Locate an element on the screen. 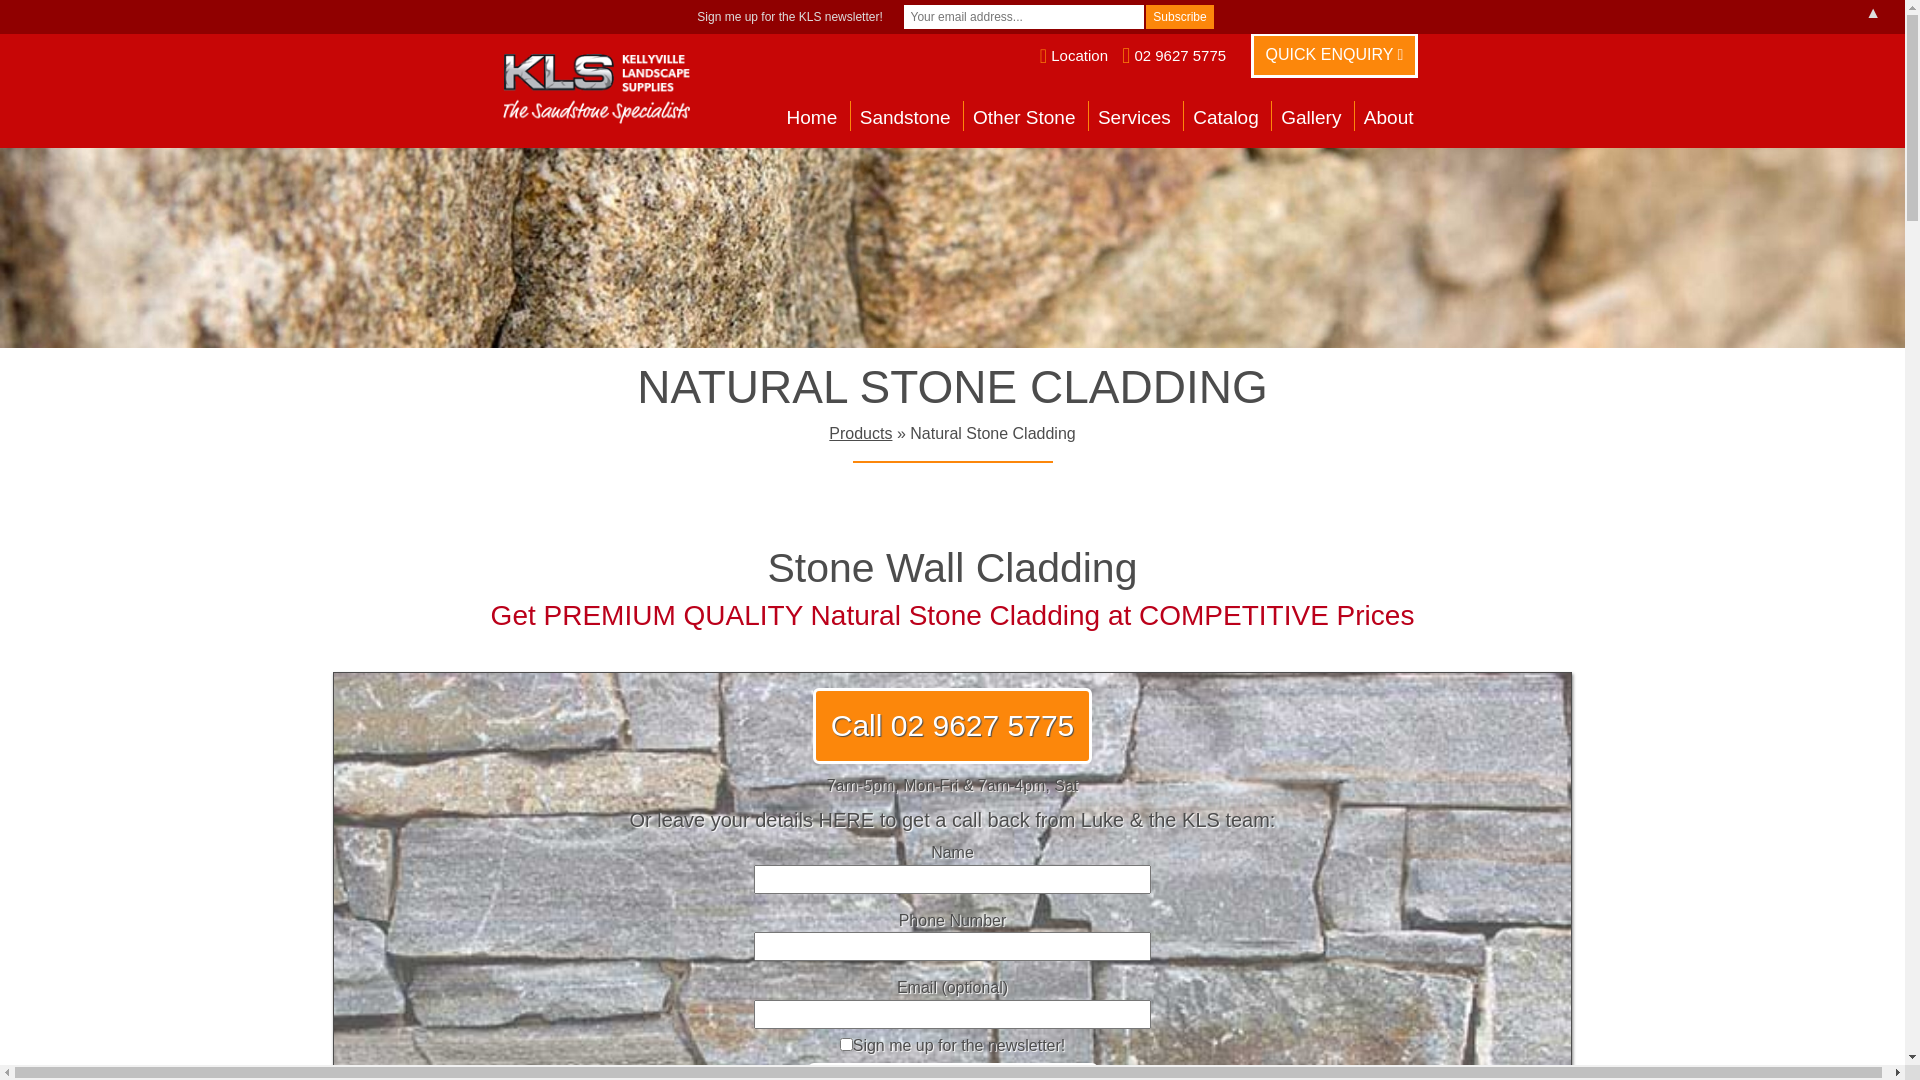 This screenshot has height=1080, width=1920. 'Catalog' is located at coordinates (1224, 120).